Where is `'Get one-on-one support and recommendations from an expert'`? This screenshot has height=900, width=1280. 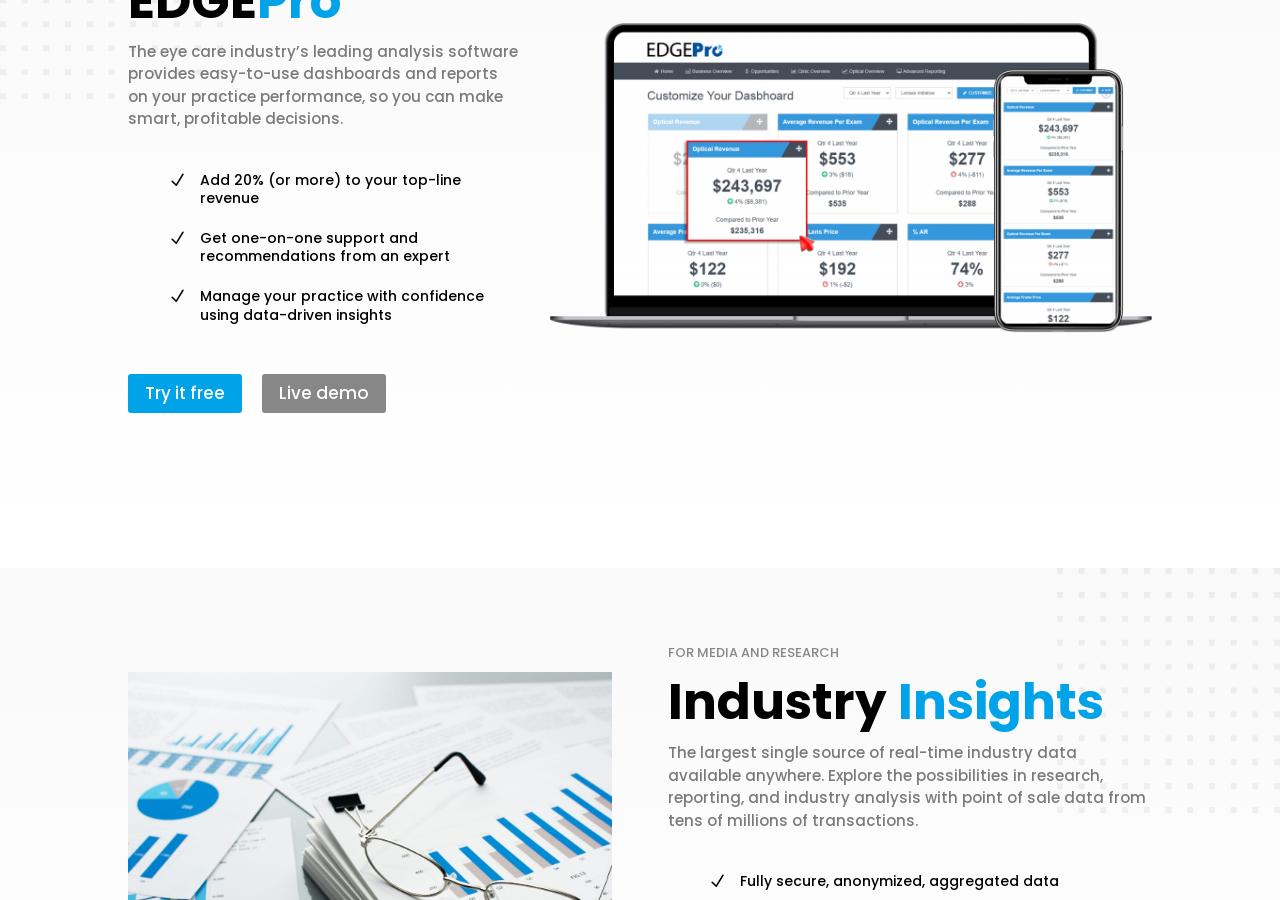
'Get one-on-one support and recommendations from an expert' is located at coordinates (324, 245).